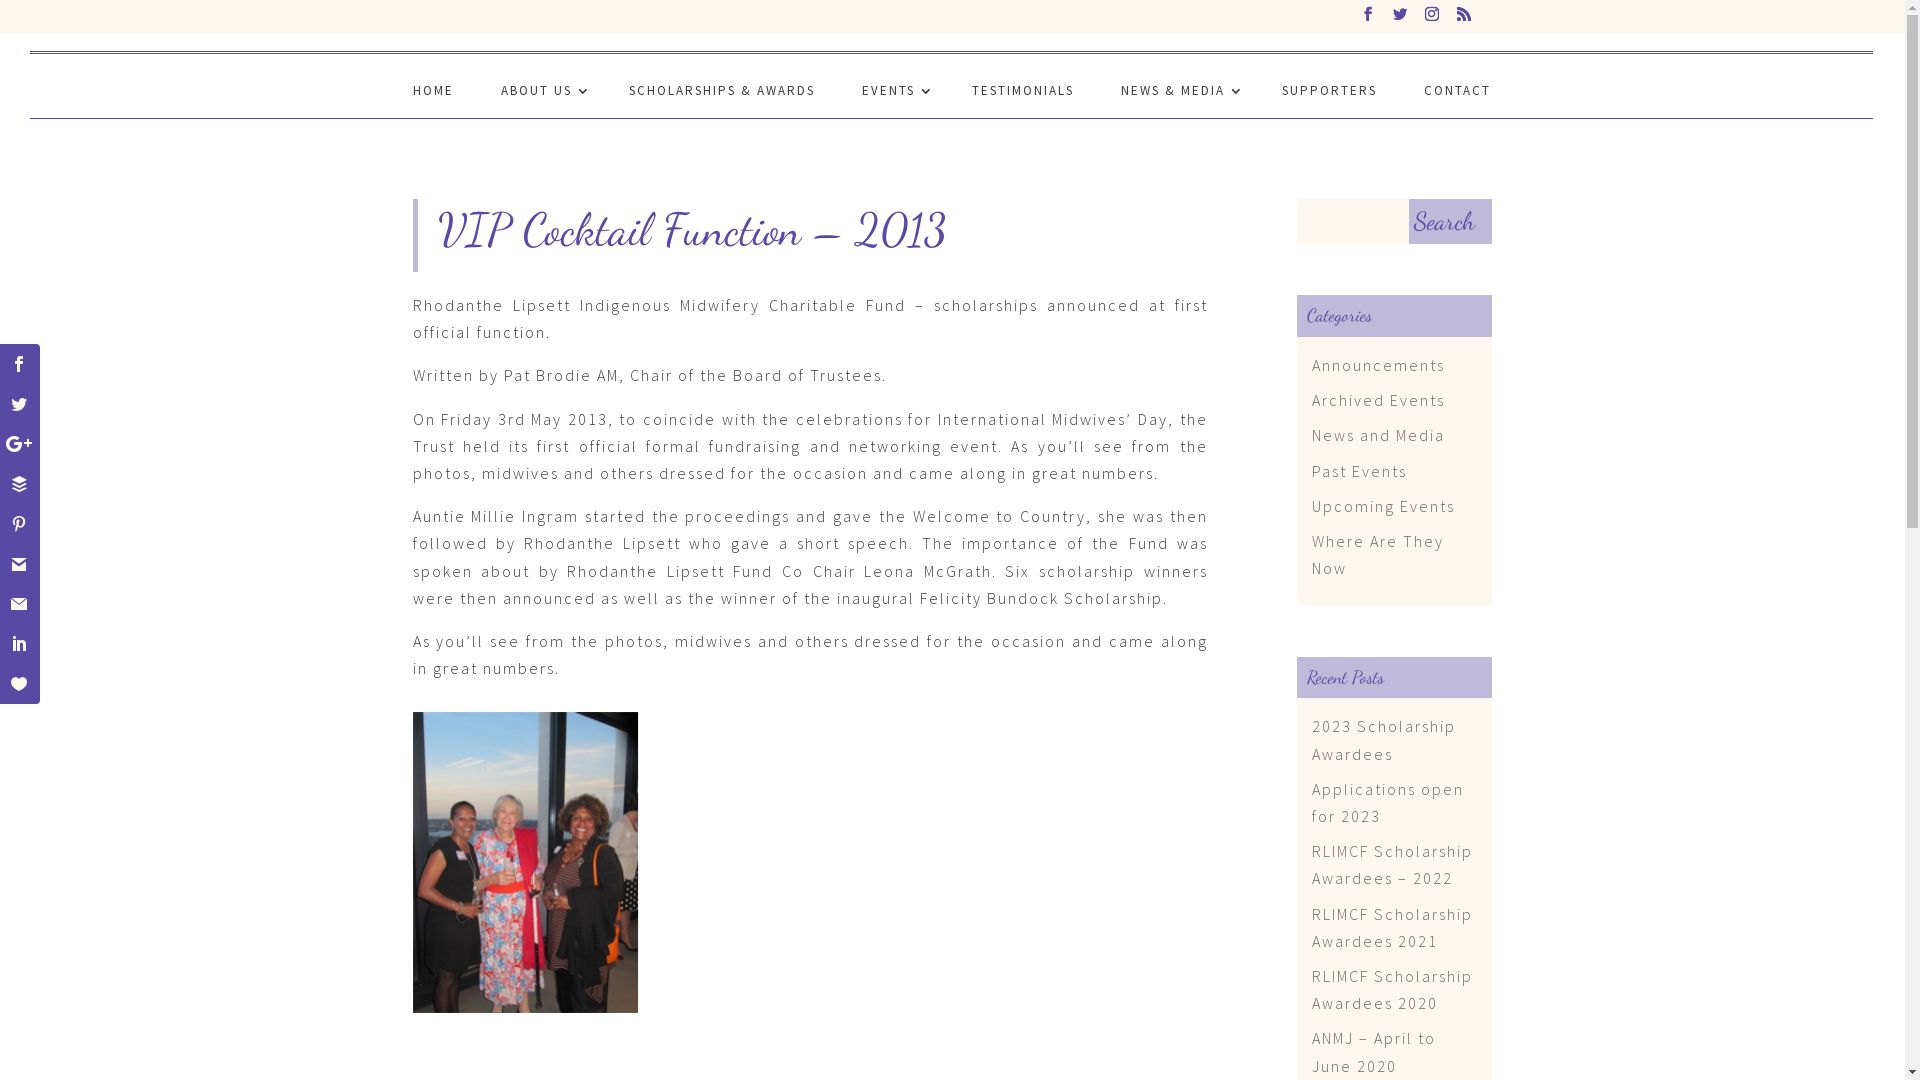 This screenshot has height=1080, width=1920. I want to click on '2023 Scholarship Awardees', so click(1311, 739).